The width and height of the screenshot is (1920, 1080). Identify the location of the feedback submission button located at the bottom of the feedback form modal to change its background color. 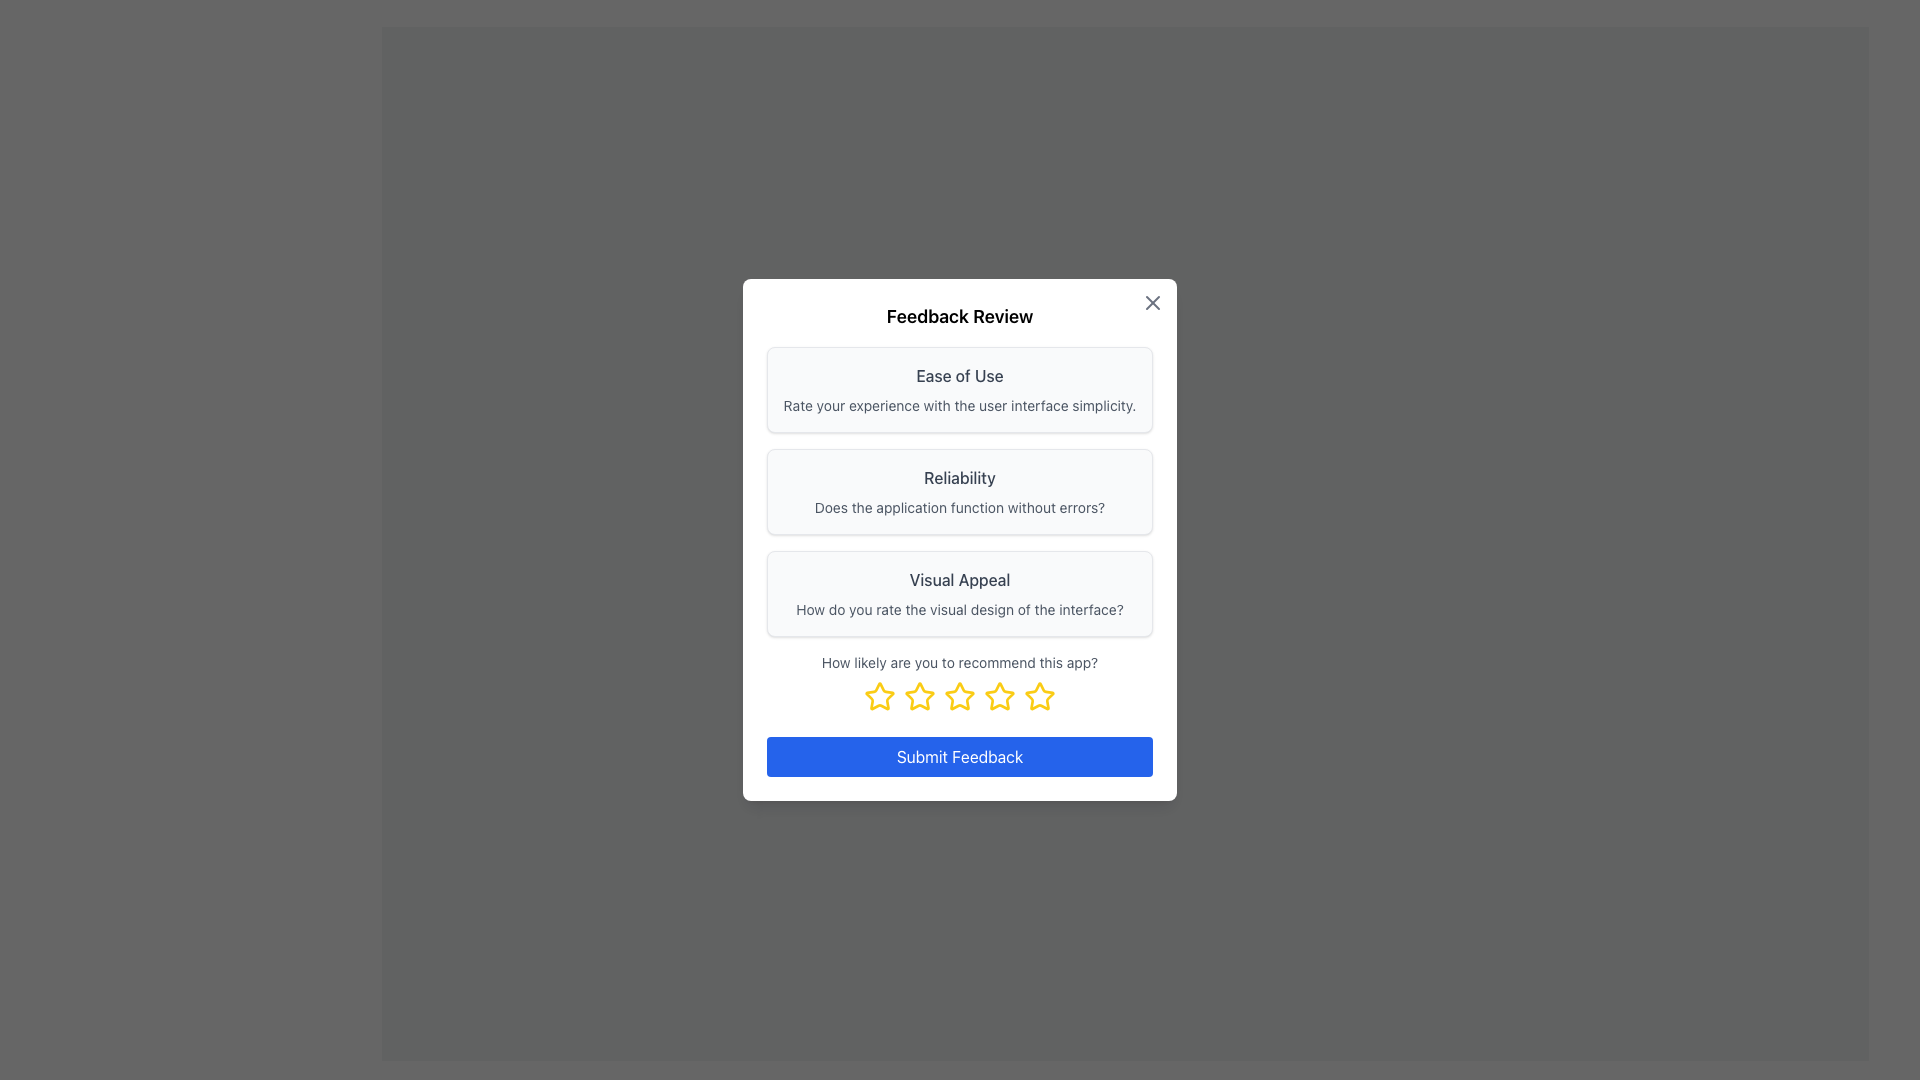
(960, 756).